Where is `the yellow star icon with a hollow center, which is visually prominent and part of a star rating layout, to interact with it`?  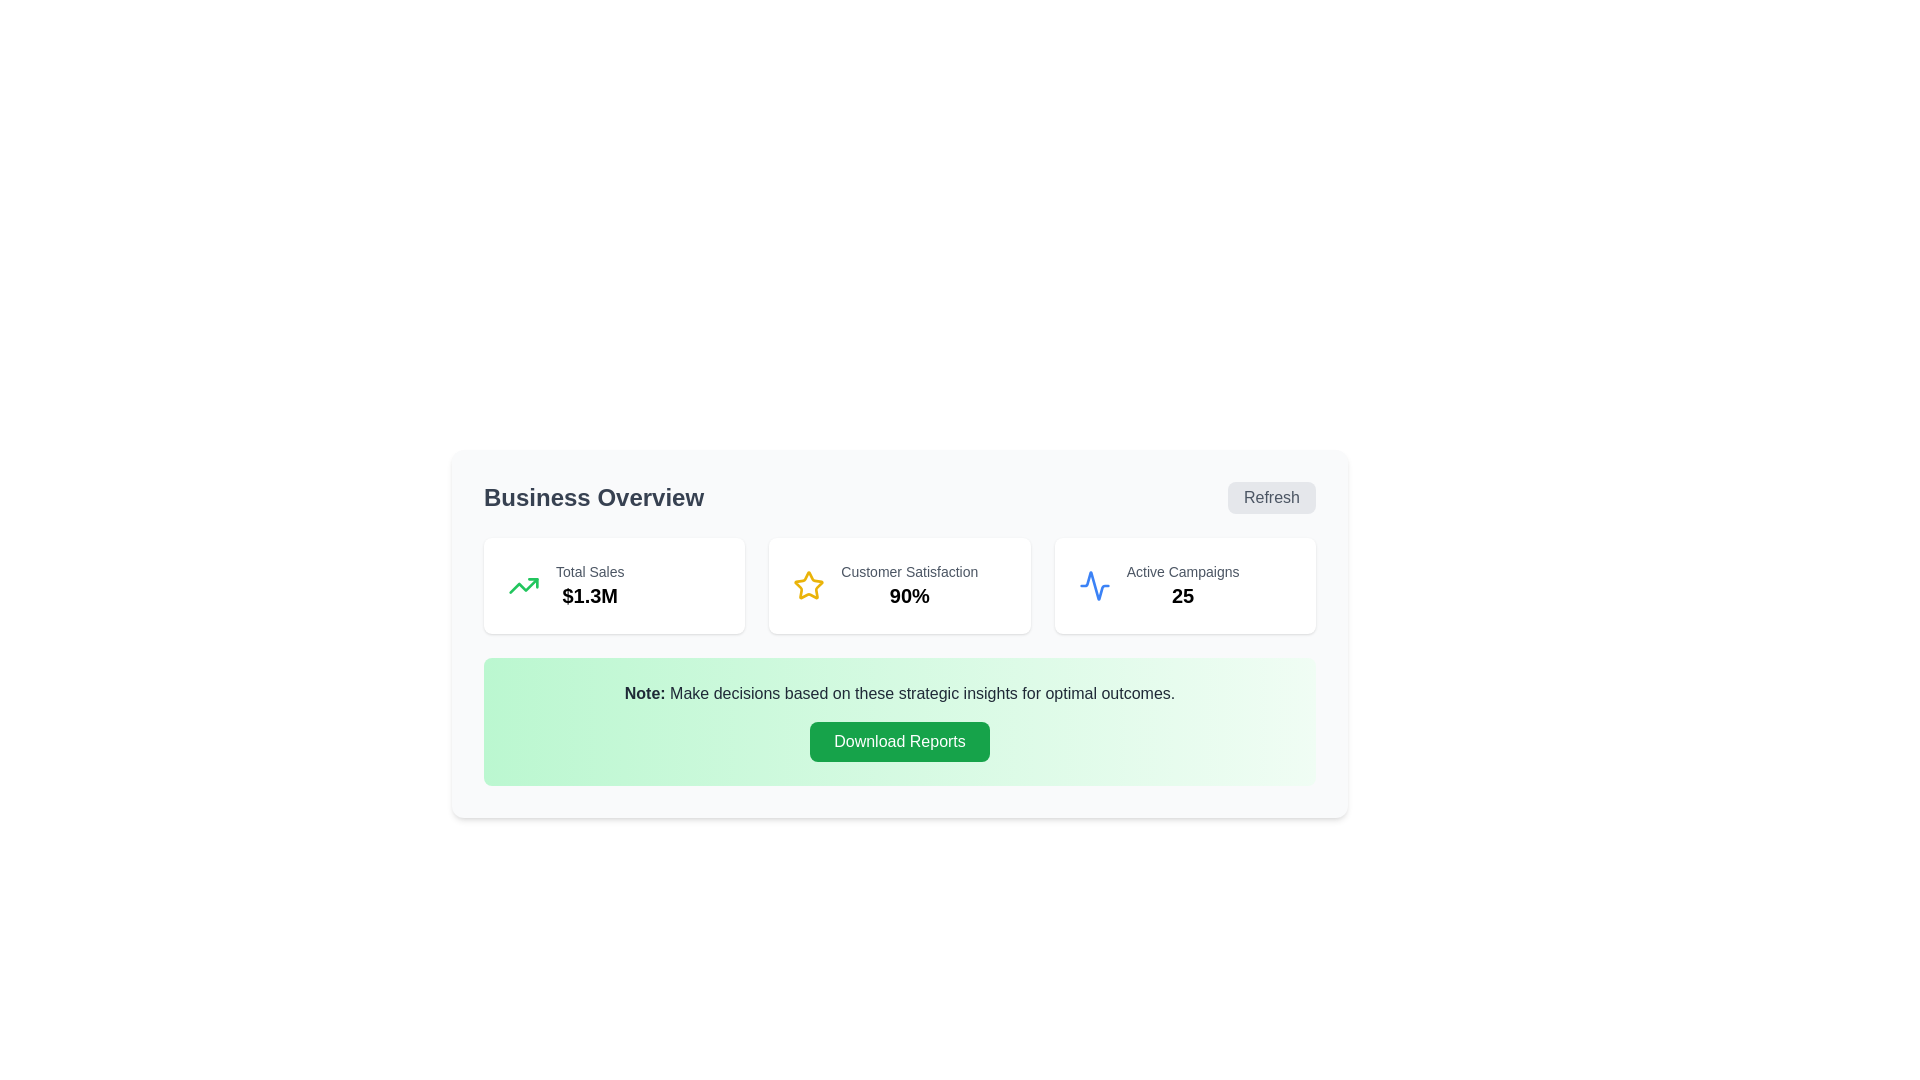 the yellow star icon with a hollow center, which is visually prominent and part of a star rating layout, to interact with it is located at coordinates (809, 585).